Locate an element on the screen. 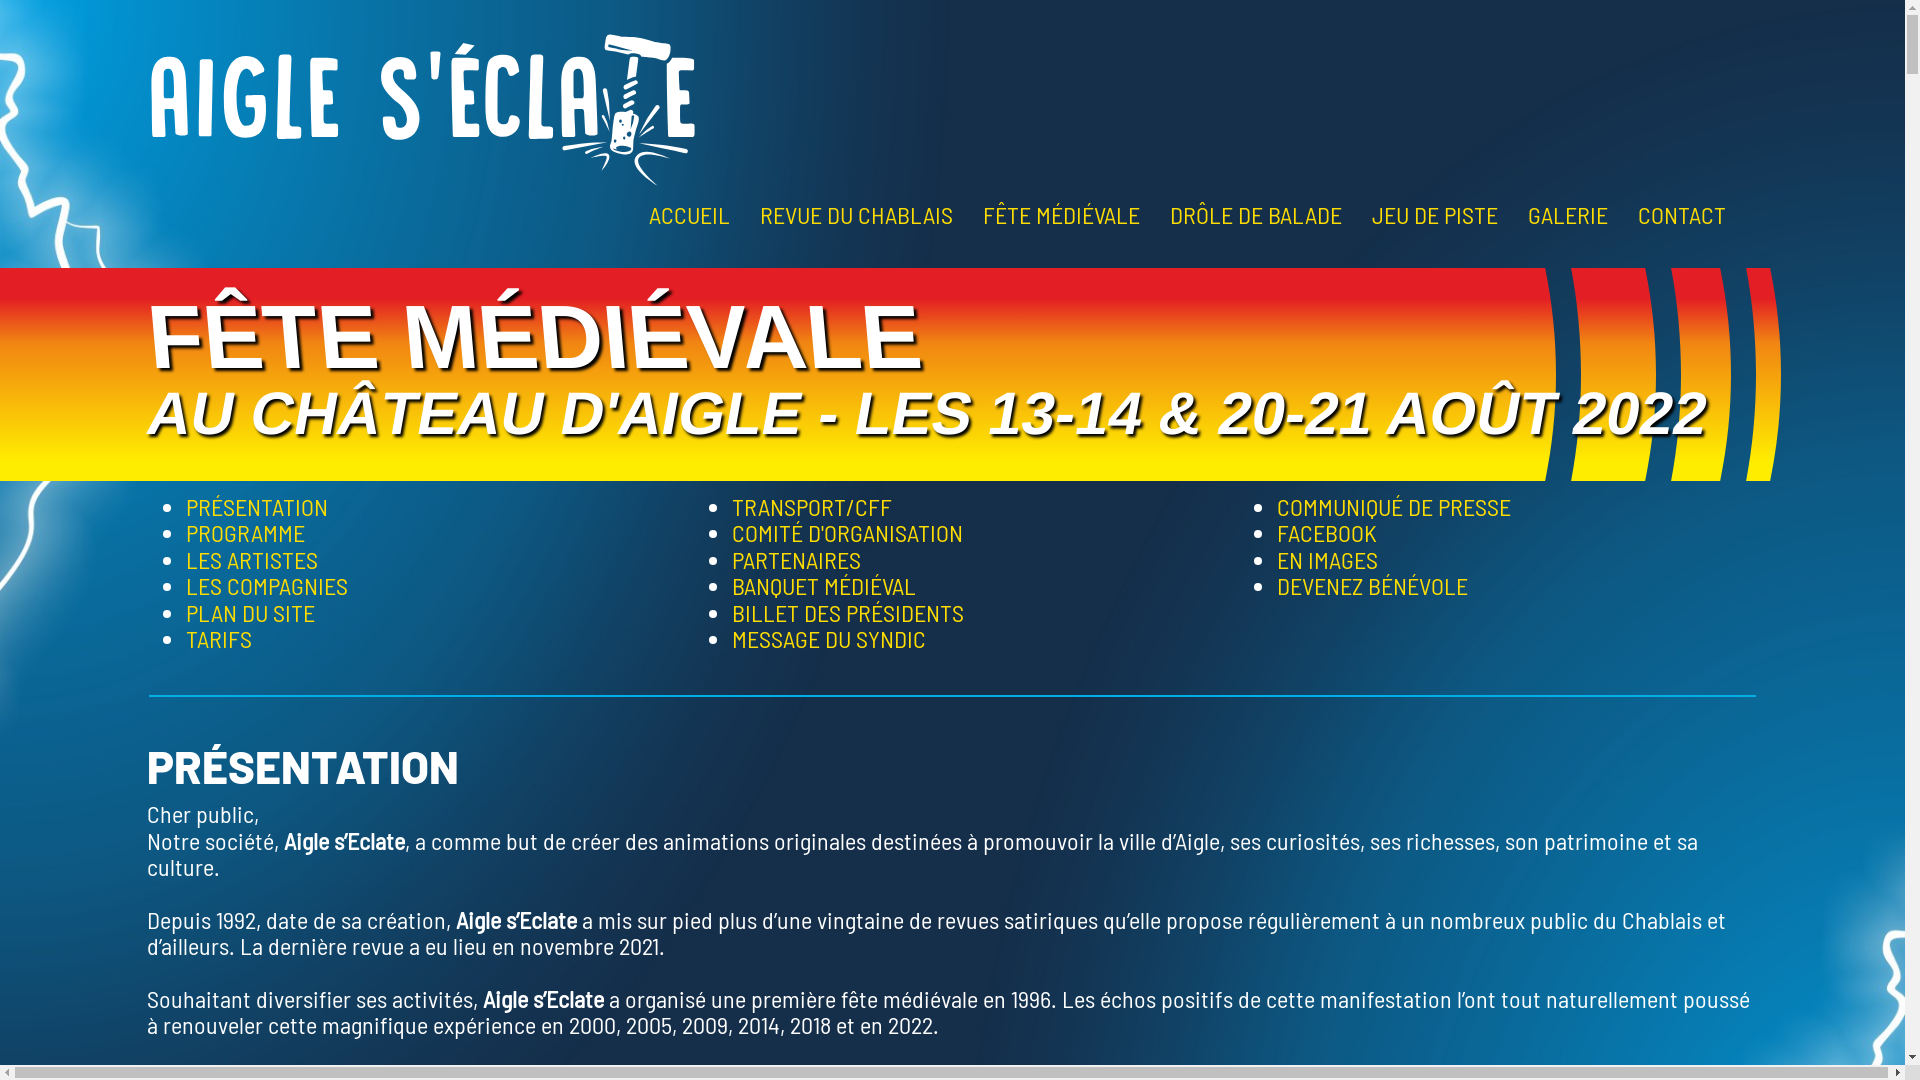 This screenshot has width=1920, height=1080. 'GALERIE' is located at coordinates (1567, 214).